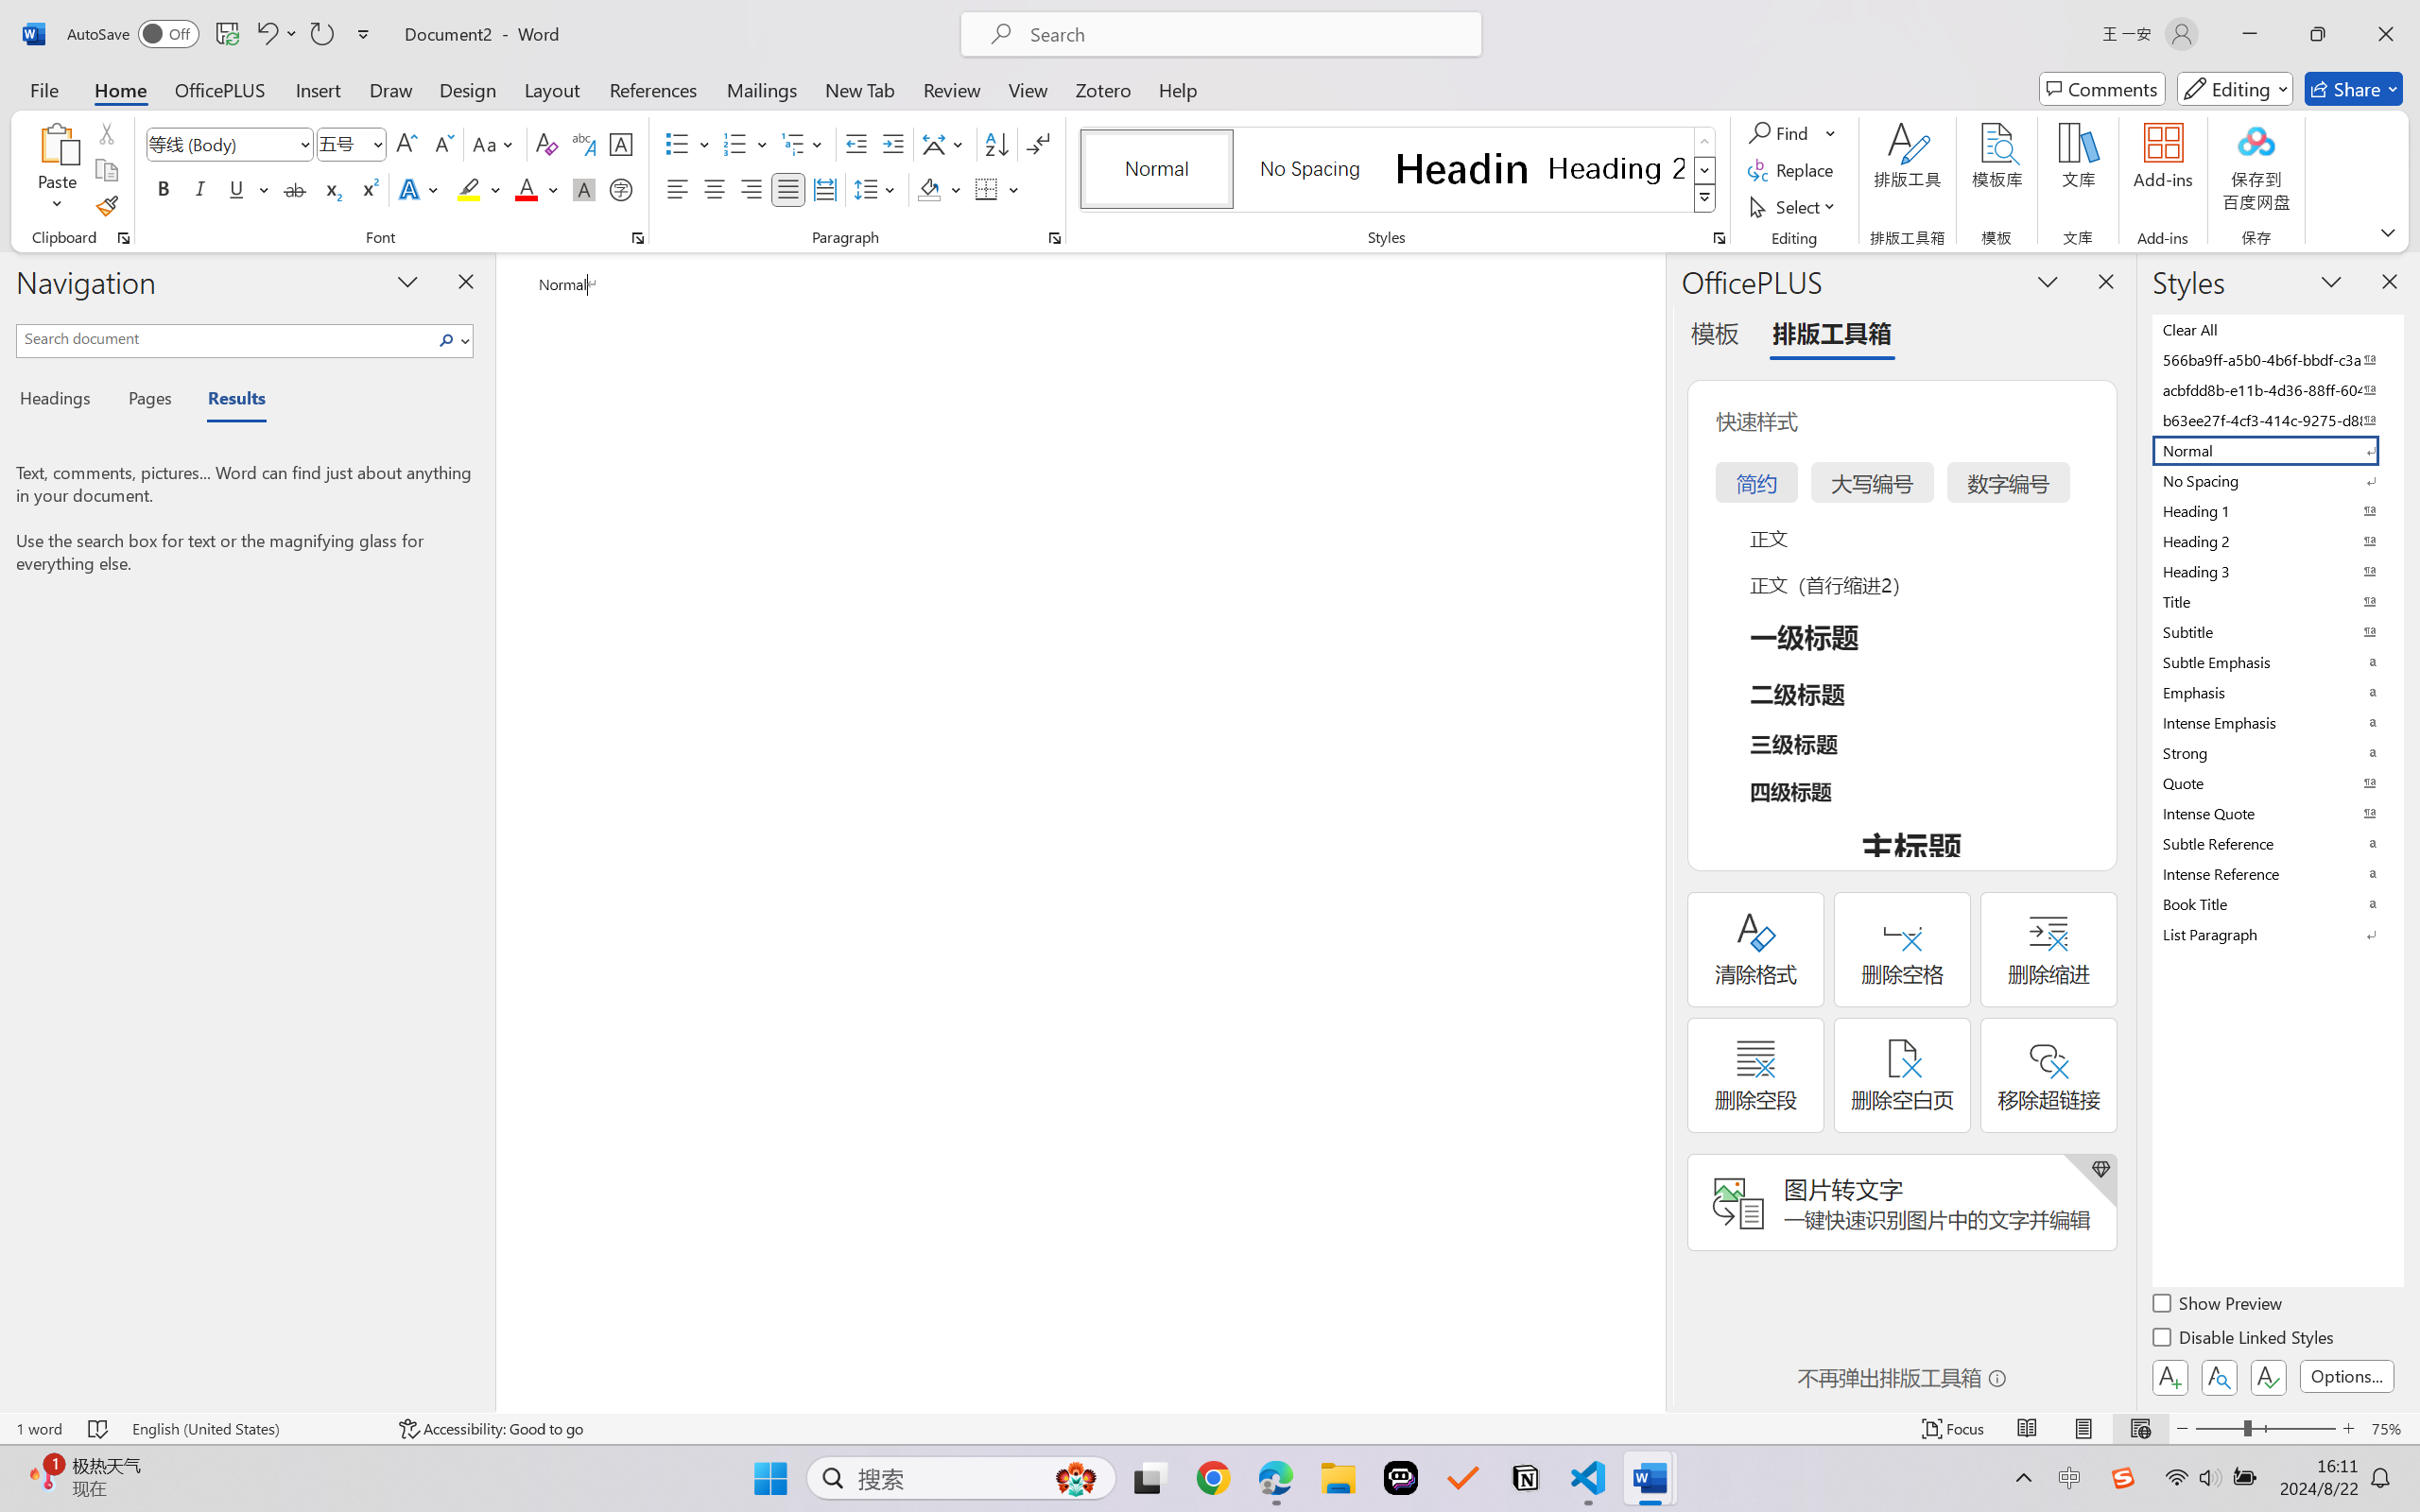  I want to click on 'Shrink Font', so click(441, 144).